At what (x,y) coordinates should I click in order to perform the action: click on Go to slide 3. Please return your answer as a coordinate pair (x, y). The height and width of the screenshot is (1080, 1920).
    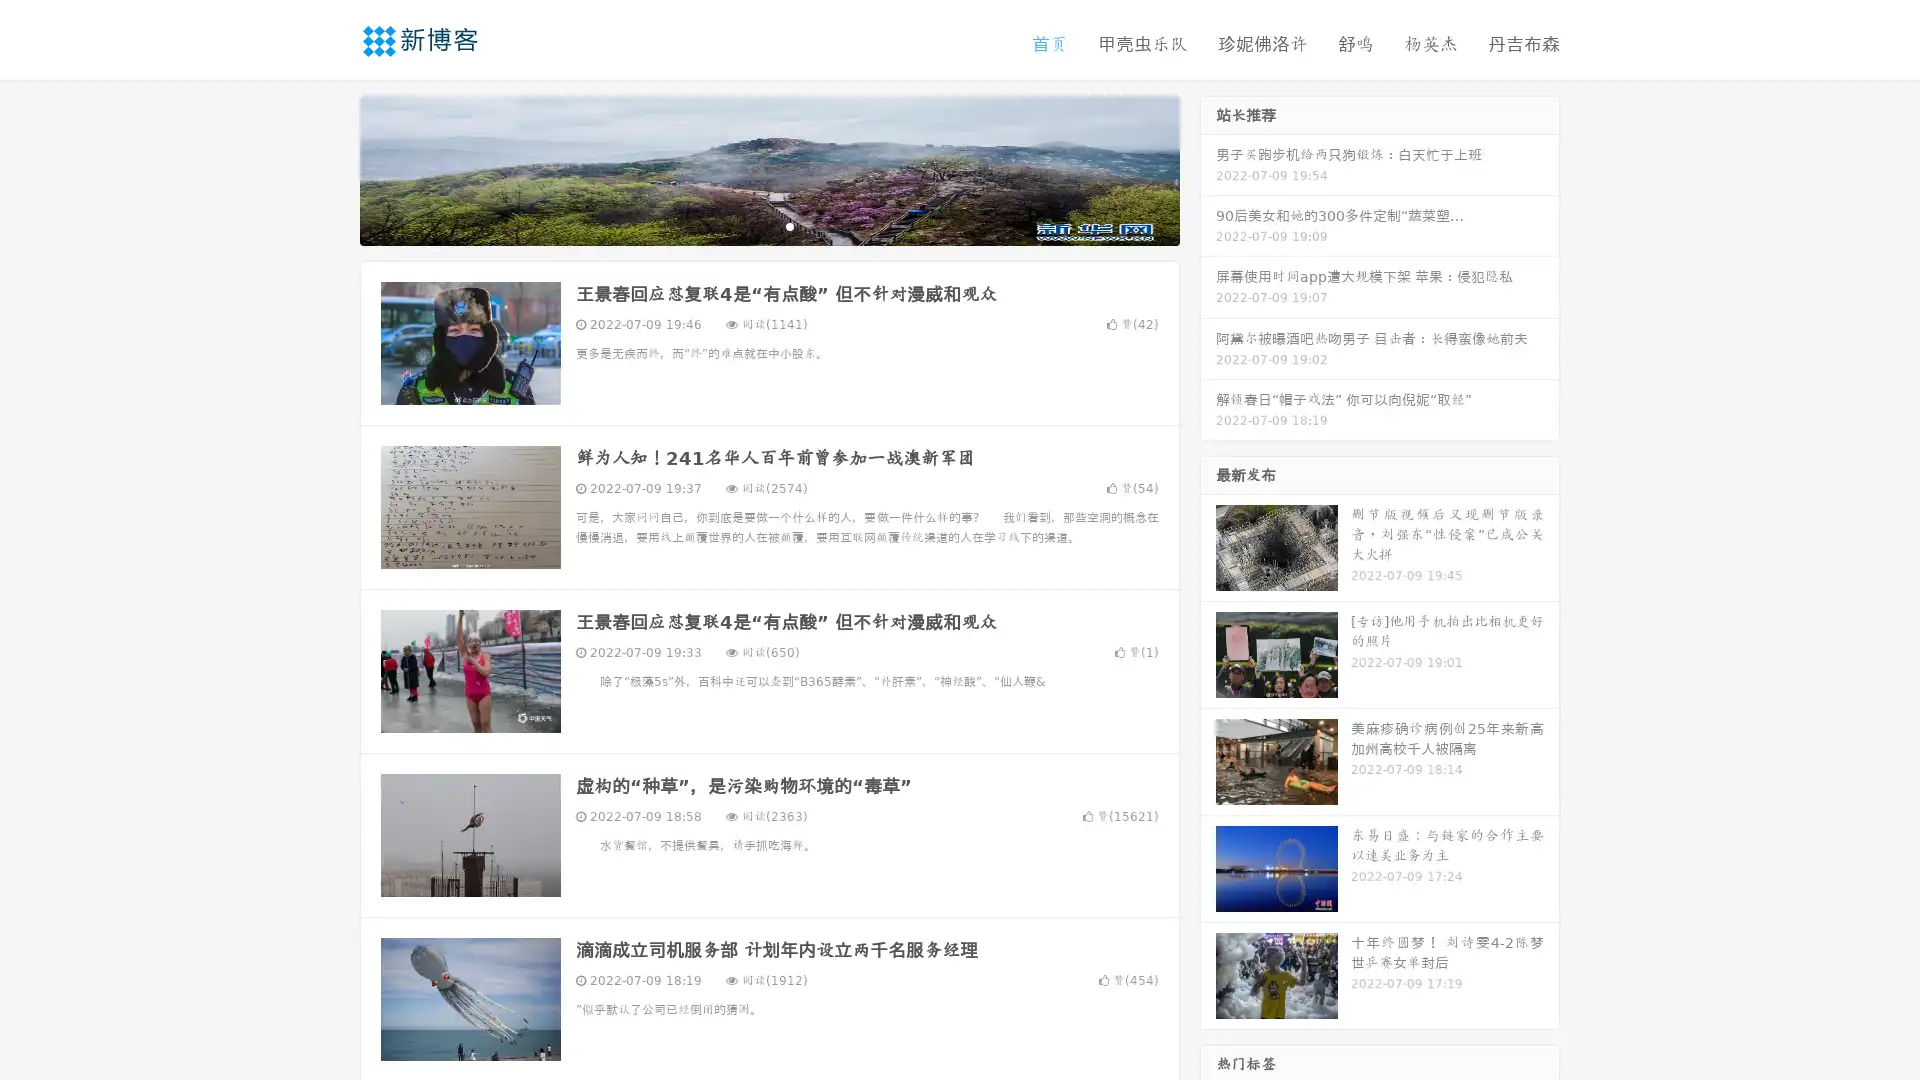
    Looking at the image, I should click on (789, 225).